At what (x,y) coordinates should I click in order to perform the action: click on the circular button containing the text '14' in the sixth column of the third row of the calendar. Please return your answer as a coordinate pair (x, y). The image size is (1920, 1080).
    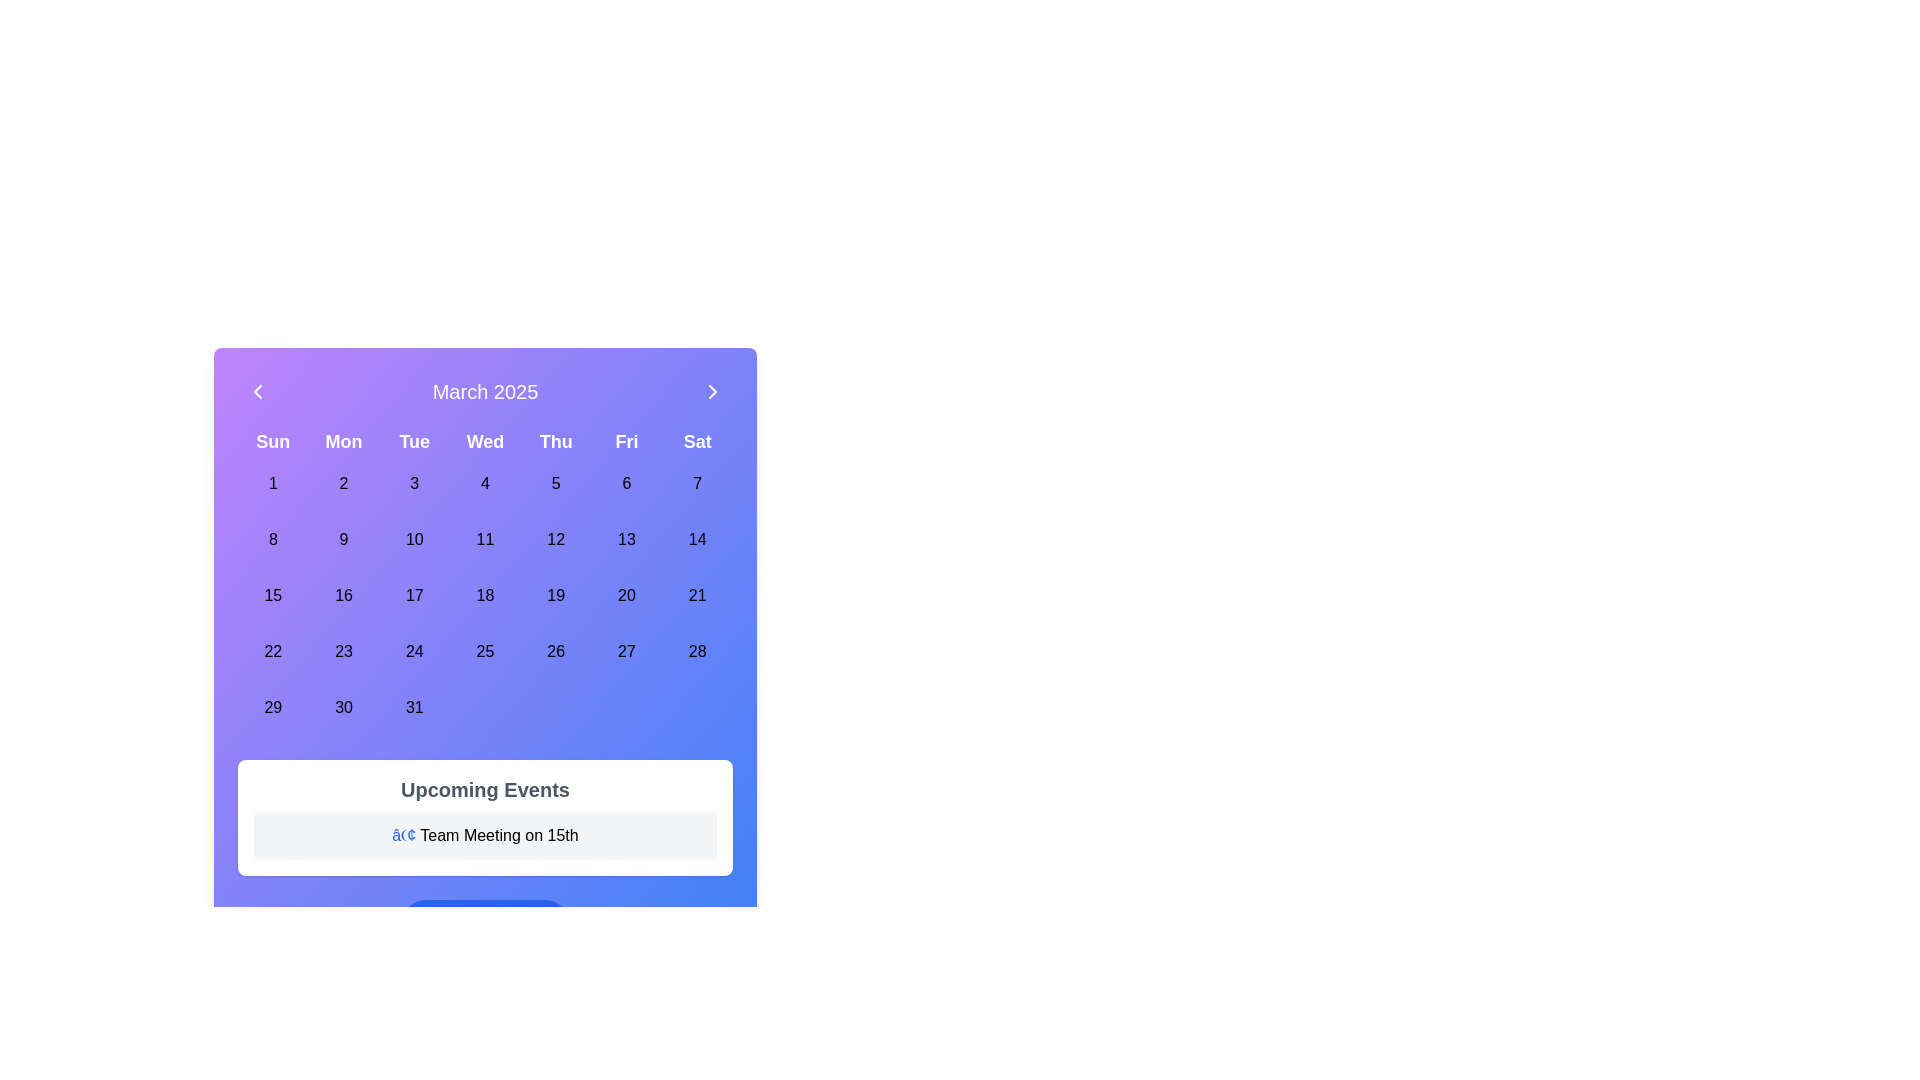
    Looking at the image, I should click on (697, 540).